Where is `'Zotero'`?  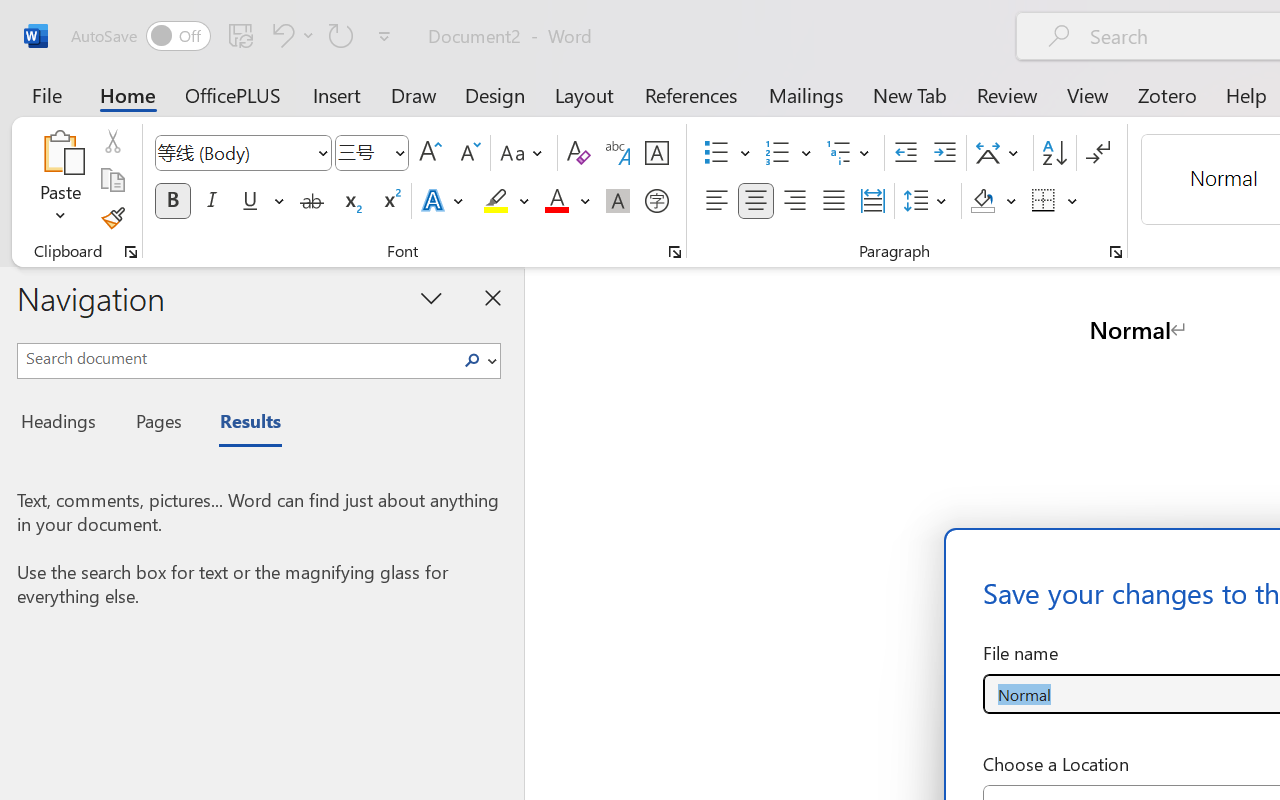 'Zotero' is located at coordinates (1167, 94).